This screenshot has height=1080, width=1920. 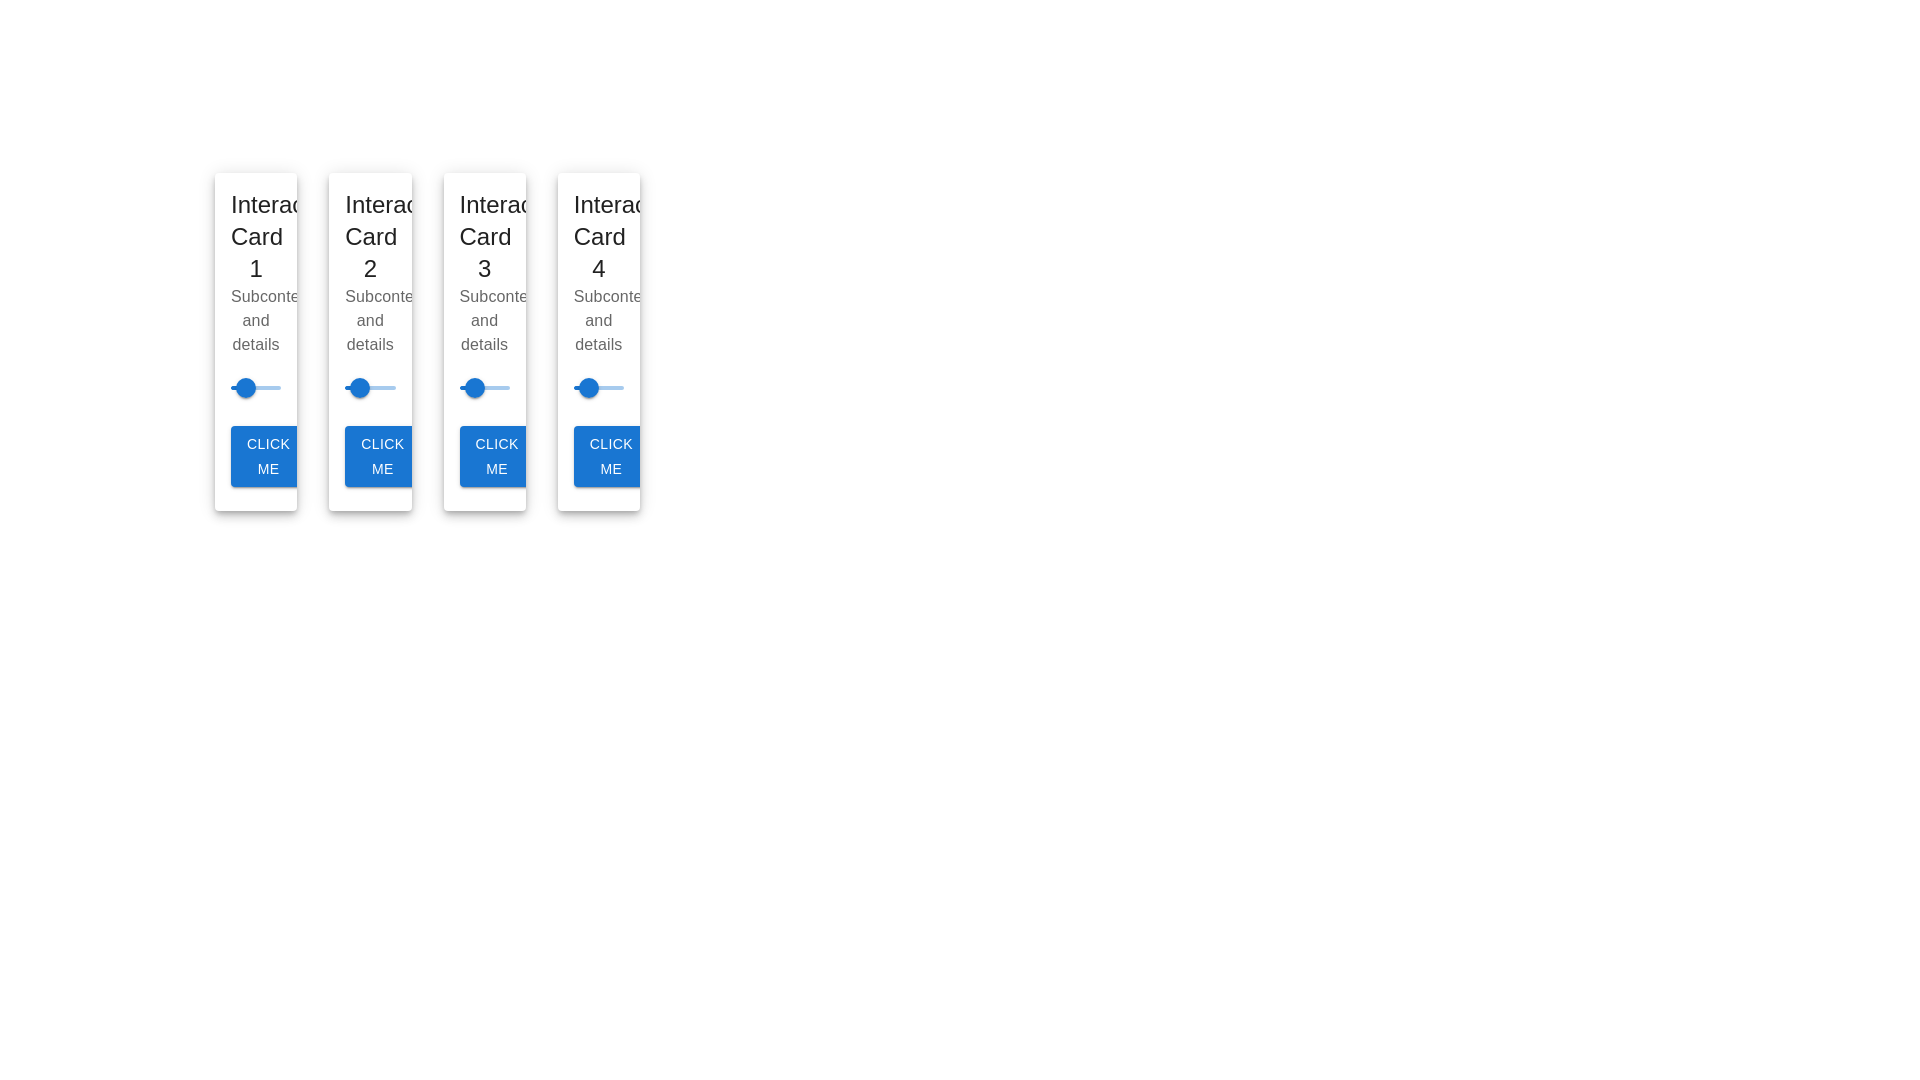 What do you see at coordinates (370, 320) in the screenshot?
I see `the text label providing additional information related to 'Interactive Card 2', which is positioned below the title and above the slider within the second card` at bounding box center [370, 320].